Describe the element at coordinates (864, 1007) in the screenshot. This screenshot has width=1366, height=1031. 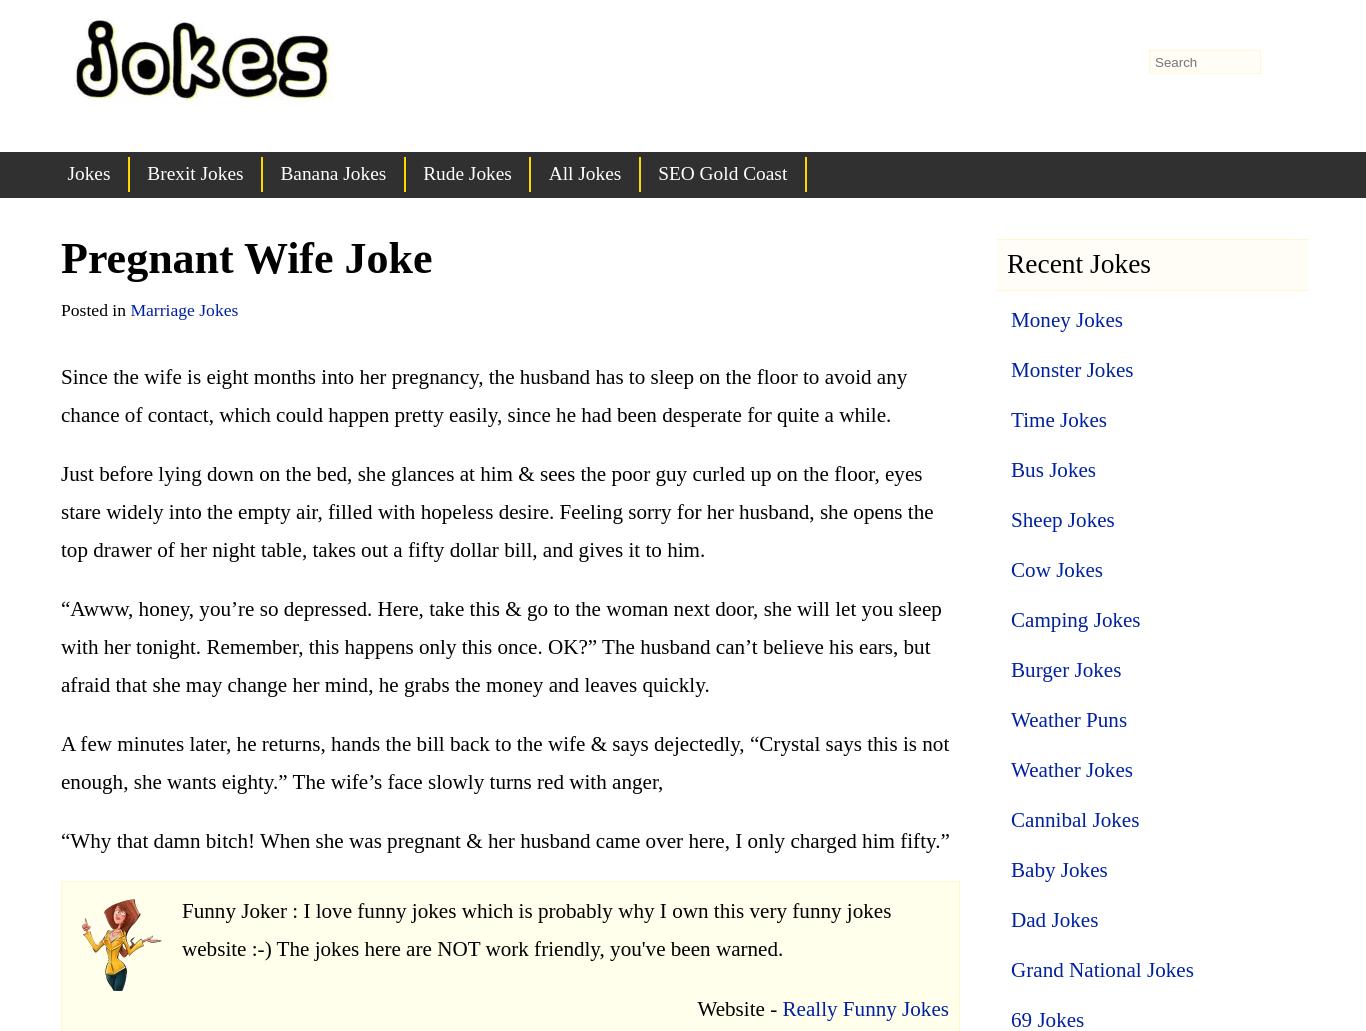
I see `'Really Funny Jokes'` at that location.